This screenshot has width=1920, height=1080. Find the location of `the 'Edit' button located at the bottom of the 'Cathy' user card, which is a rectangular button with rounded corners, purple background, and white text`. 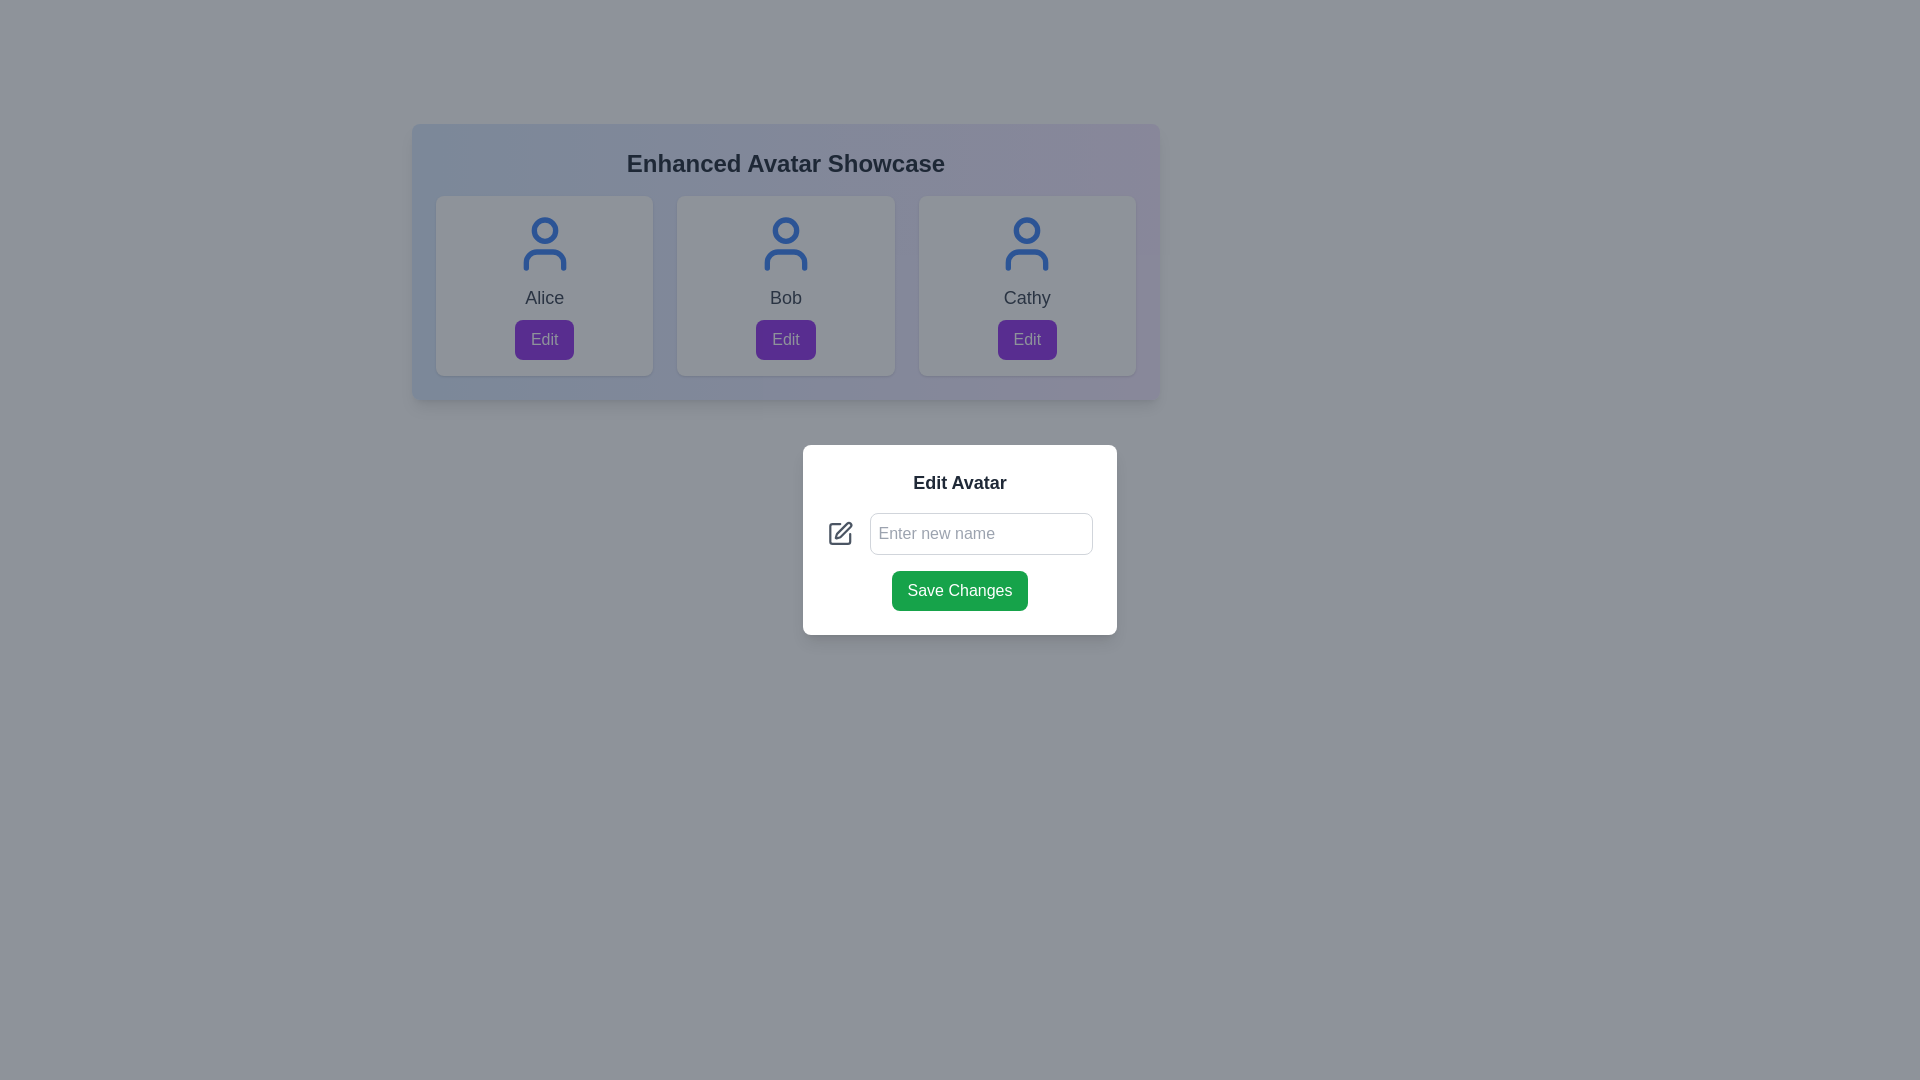

the 'Edit' button located at the bottom of the 'Cathy' user card, which is a rectangular button with rounded corners, purple background, and white text is located at coordinates (1027, 338).